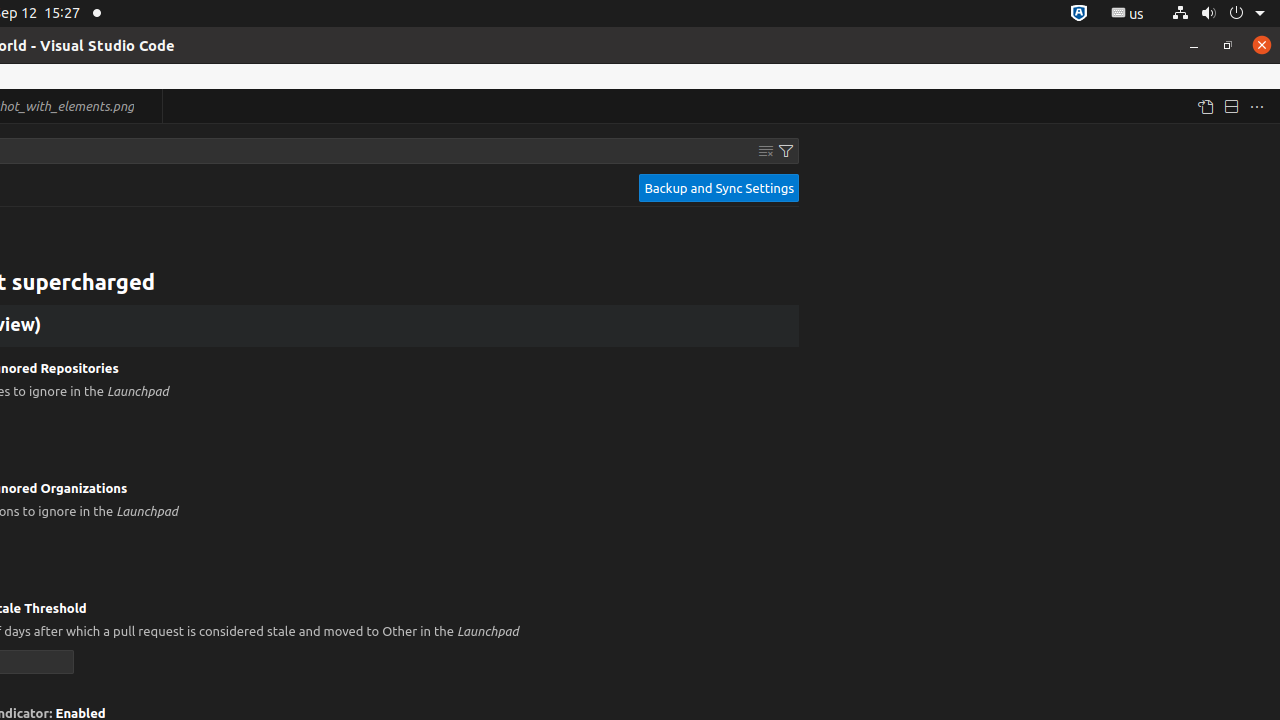 This screenshot has width=1280, height=720. Describe the element at coordinates (764, 149) in the screenshot. I see `'Clear Settings Search Input'` at that location.